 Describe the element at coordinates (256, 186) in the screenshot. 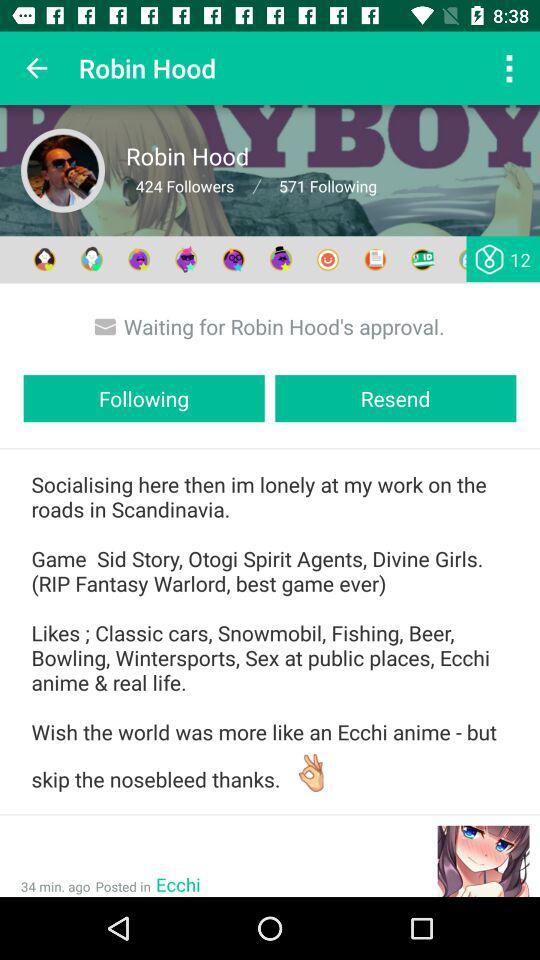

I see `the symbol which is right to followers` at that location.